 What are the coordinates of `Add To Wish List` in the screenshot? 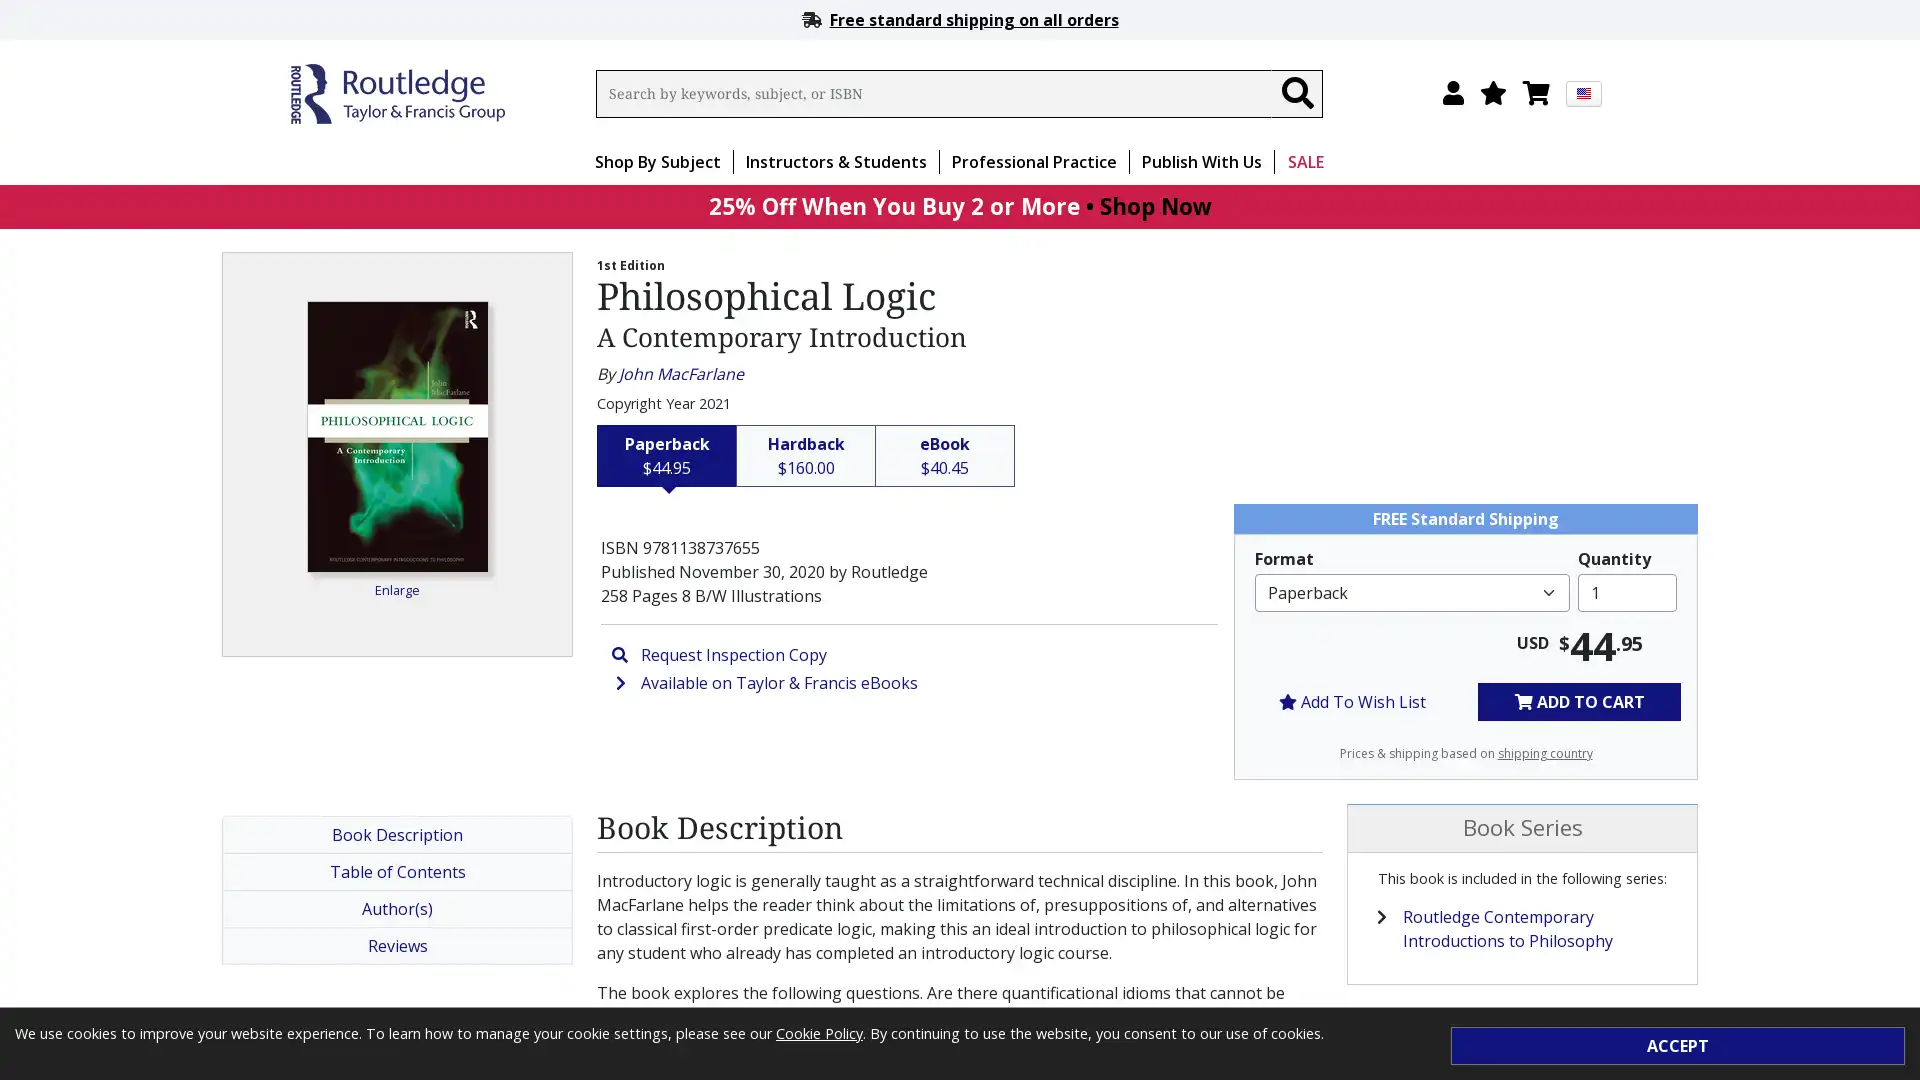 It's located at (1352, 700).